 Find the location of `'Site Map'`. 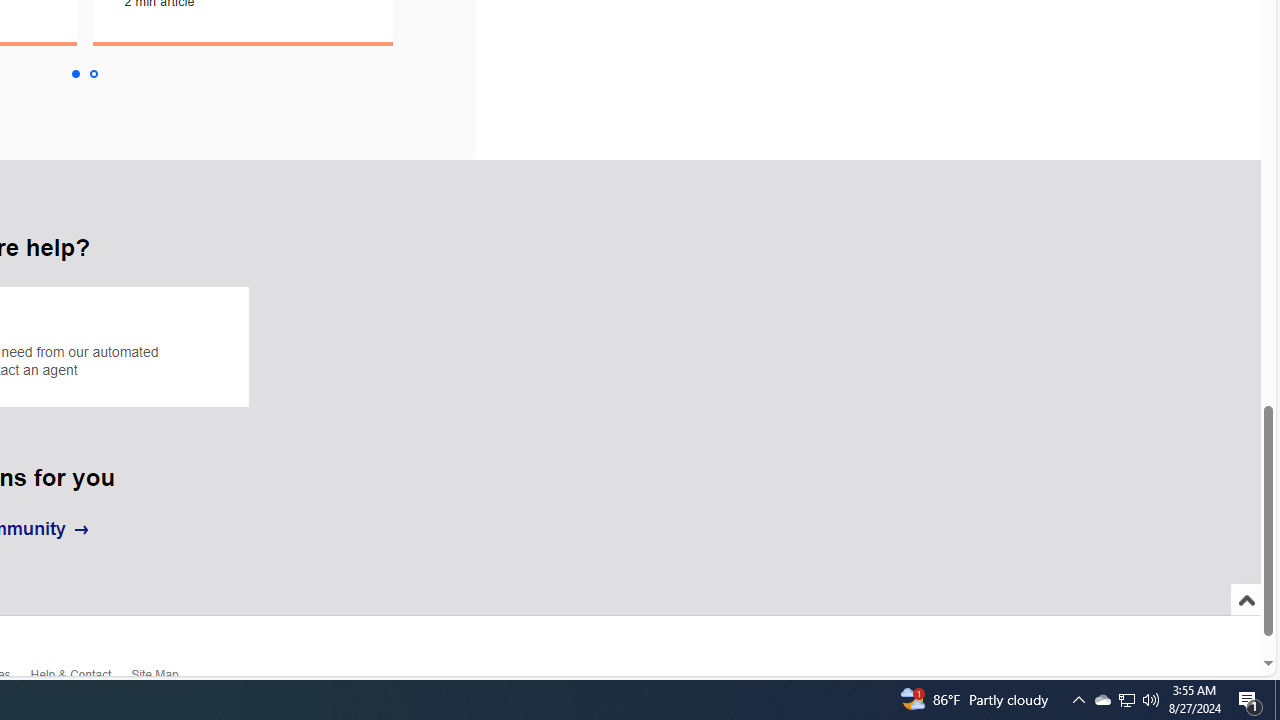

'Site Map' is located at coordinates (164, 678).